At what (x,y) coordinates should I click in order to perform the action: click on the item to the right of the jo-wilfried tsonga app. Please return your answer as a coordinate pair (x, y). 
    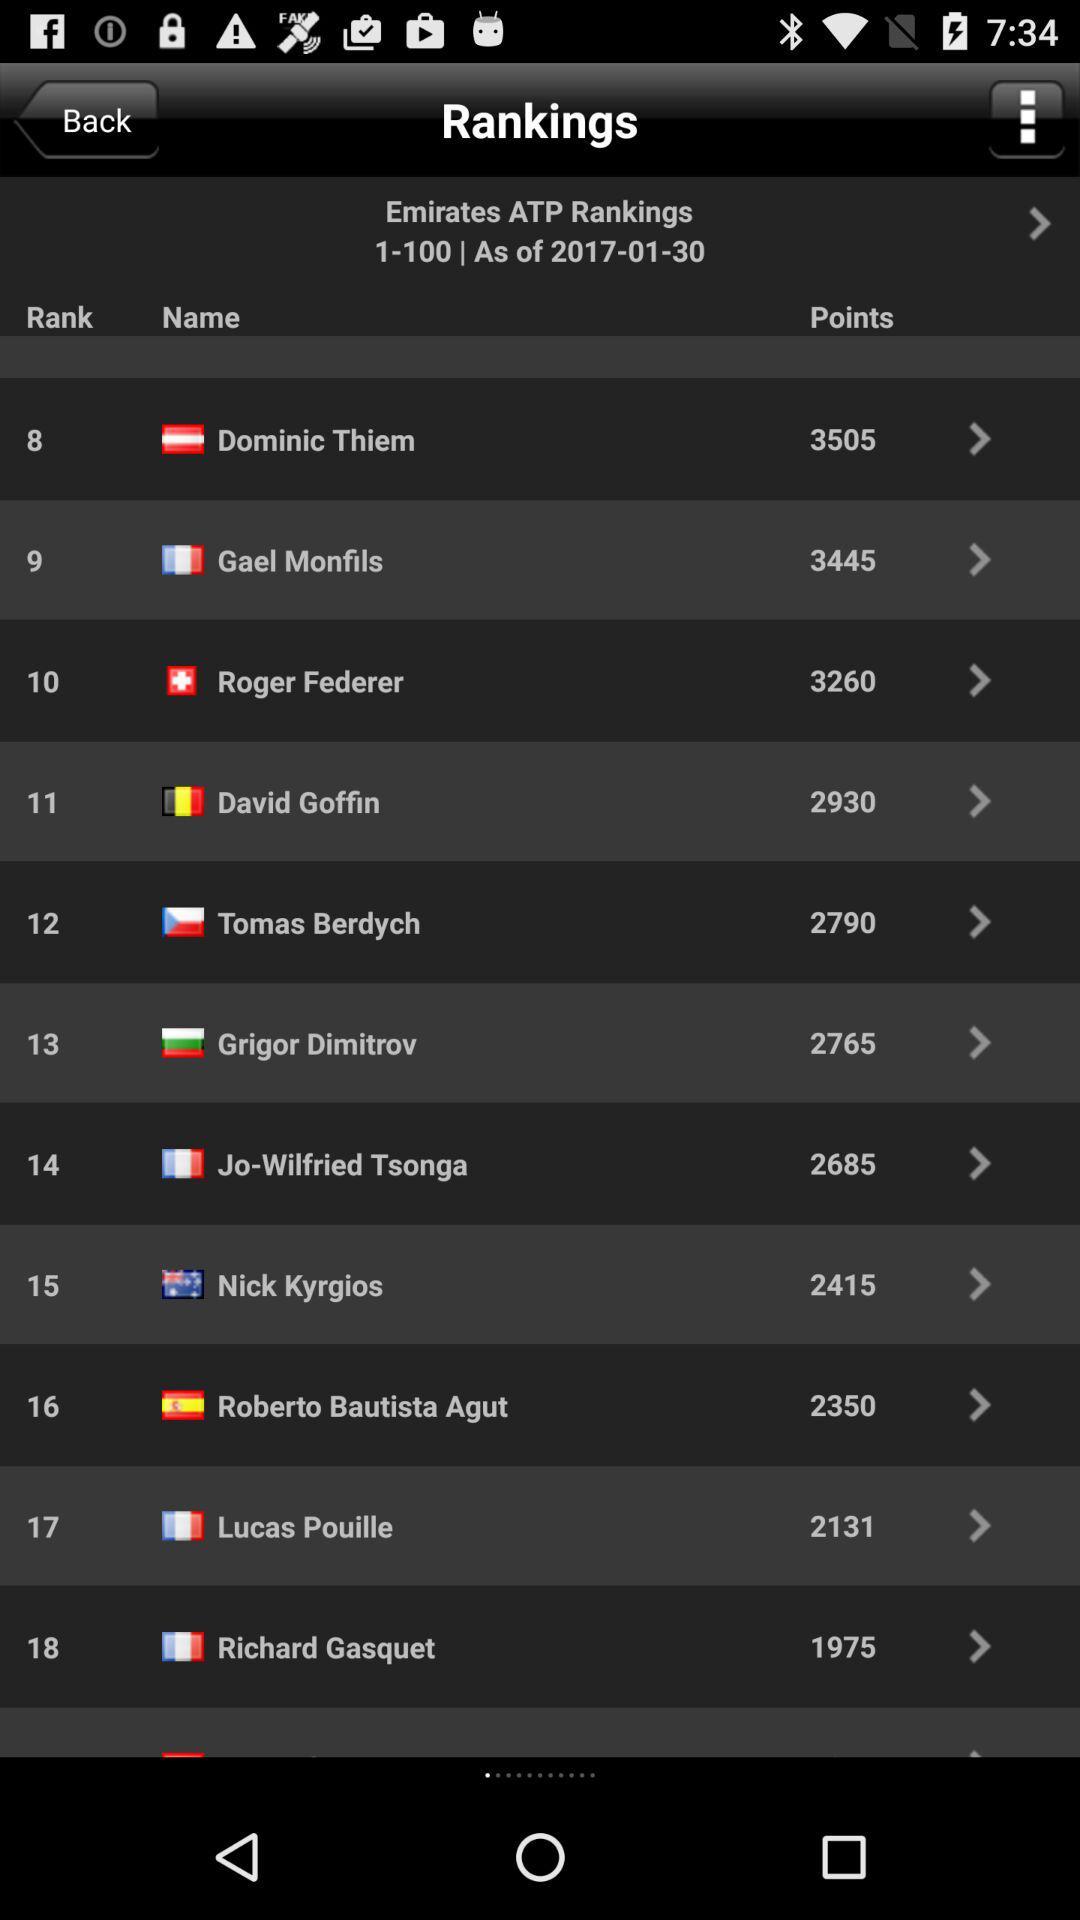
    Looking at the image, I should click on (914, 1163).